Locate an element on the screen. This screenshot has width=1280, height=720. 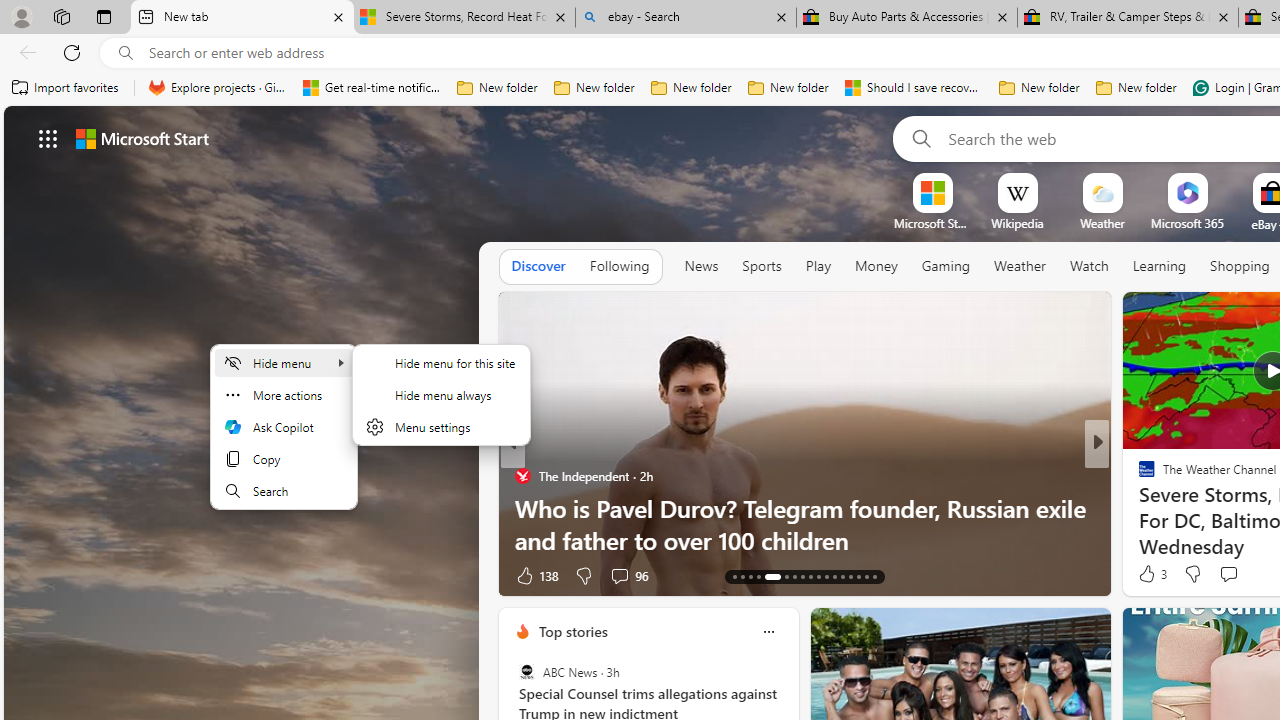
'AutomationID: tab-20' is located at coordinates (801, 577).